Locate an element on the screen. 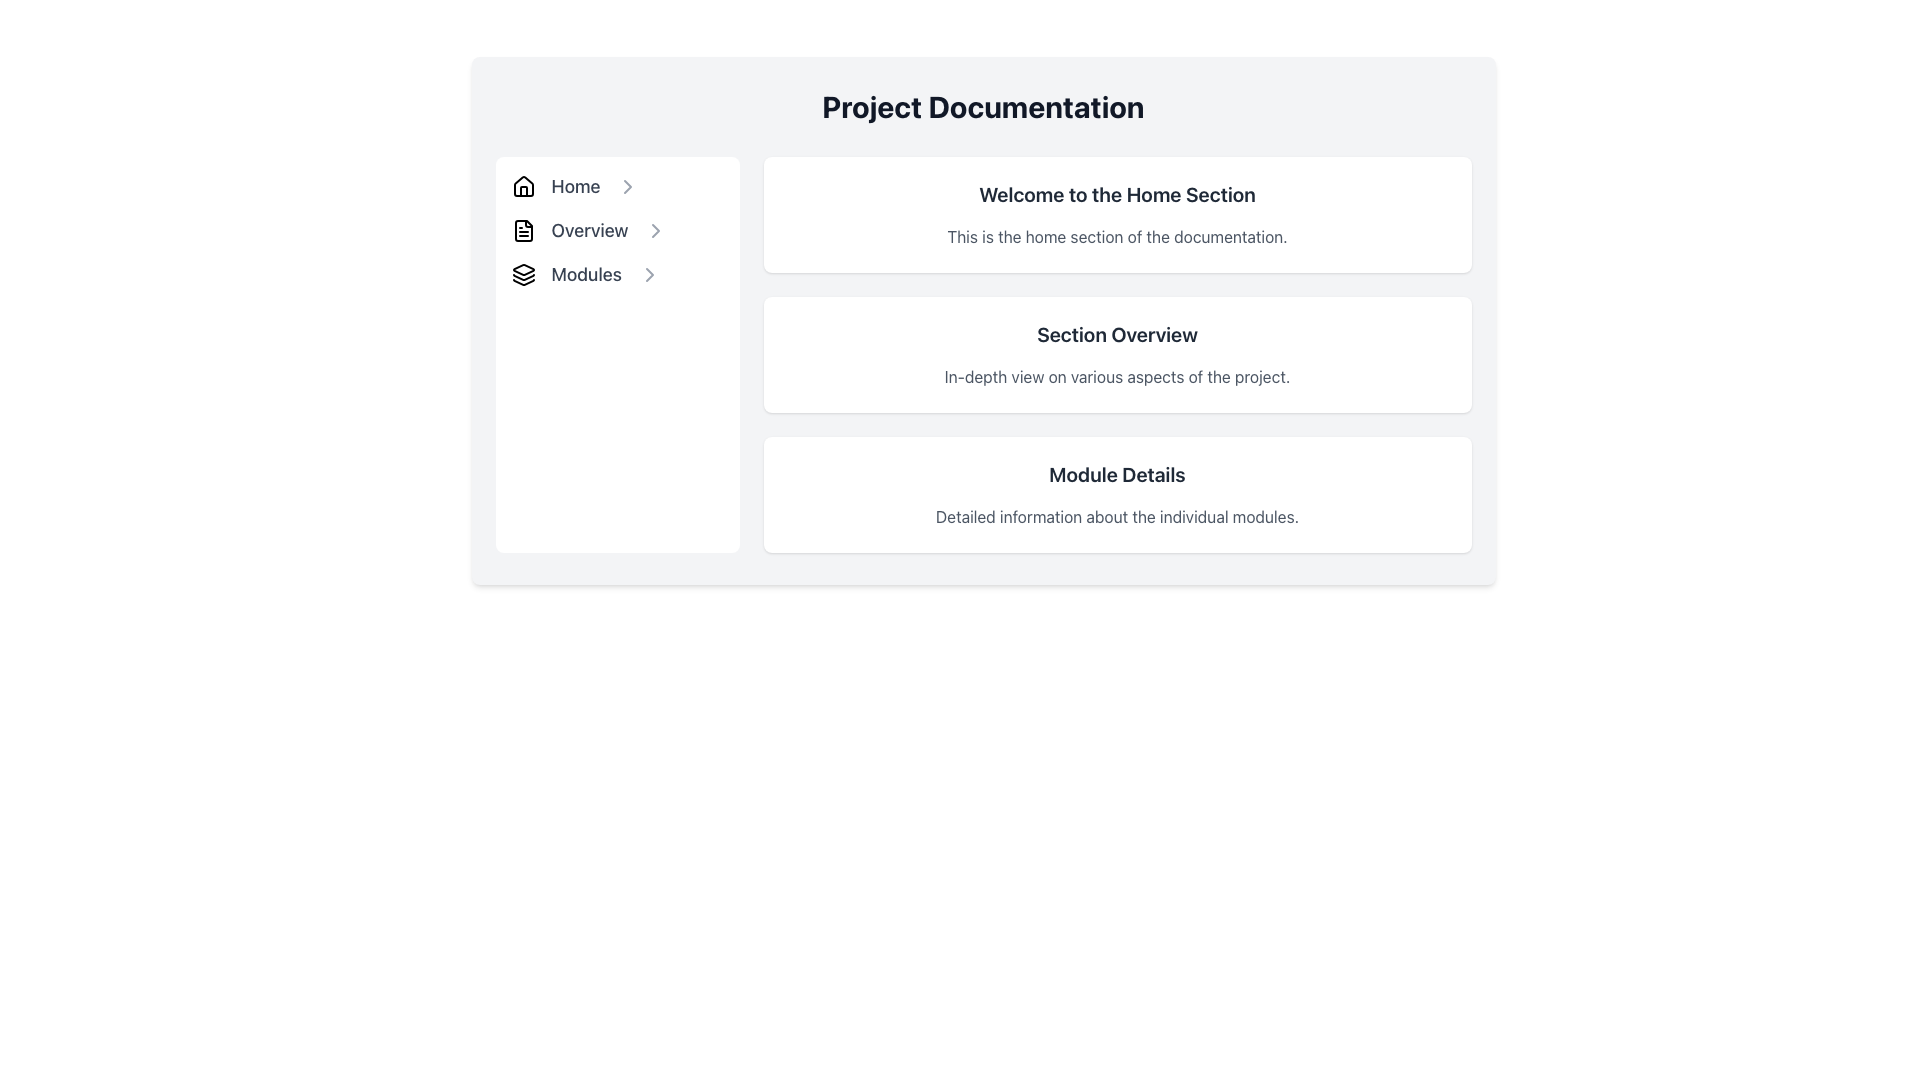 Image resolution: width=1920 pixels, height=1080 pixels. the right-pointing light gray Chevron icon next to the 'Modules' text in the vertical navigation menu is located at coordinates (649, 274).